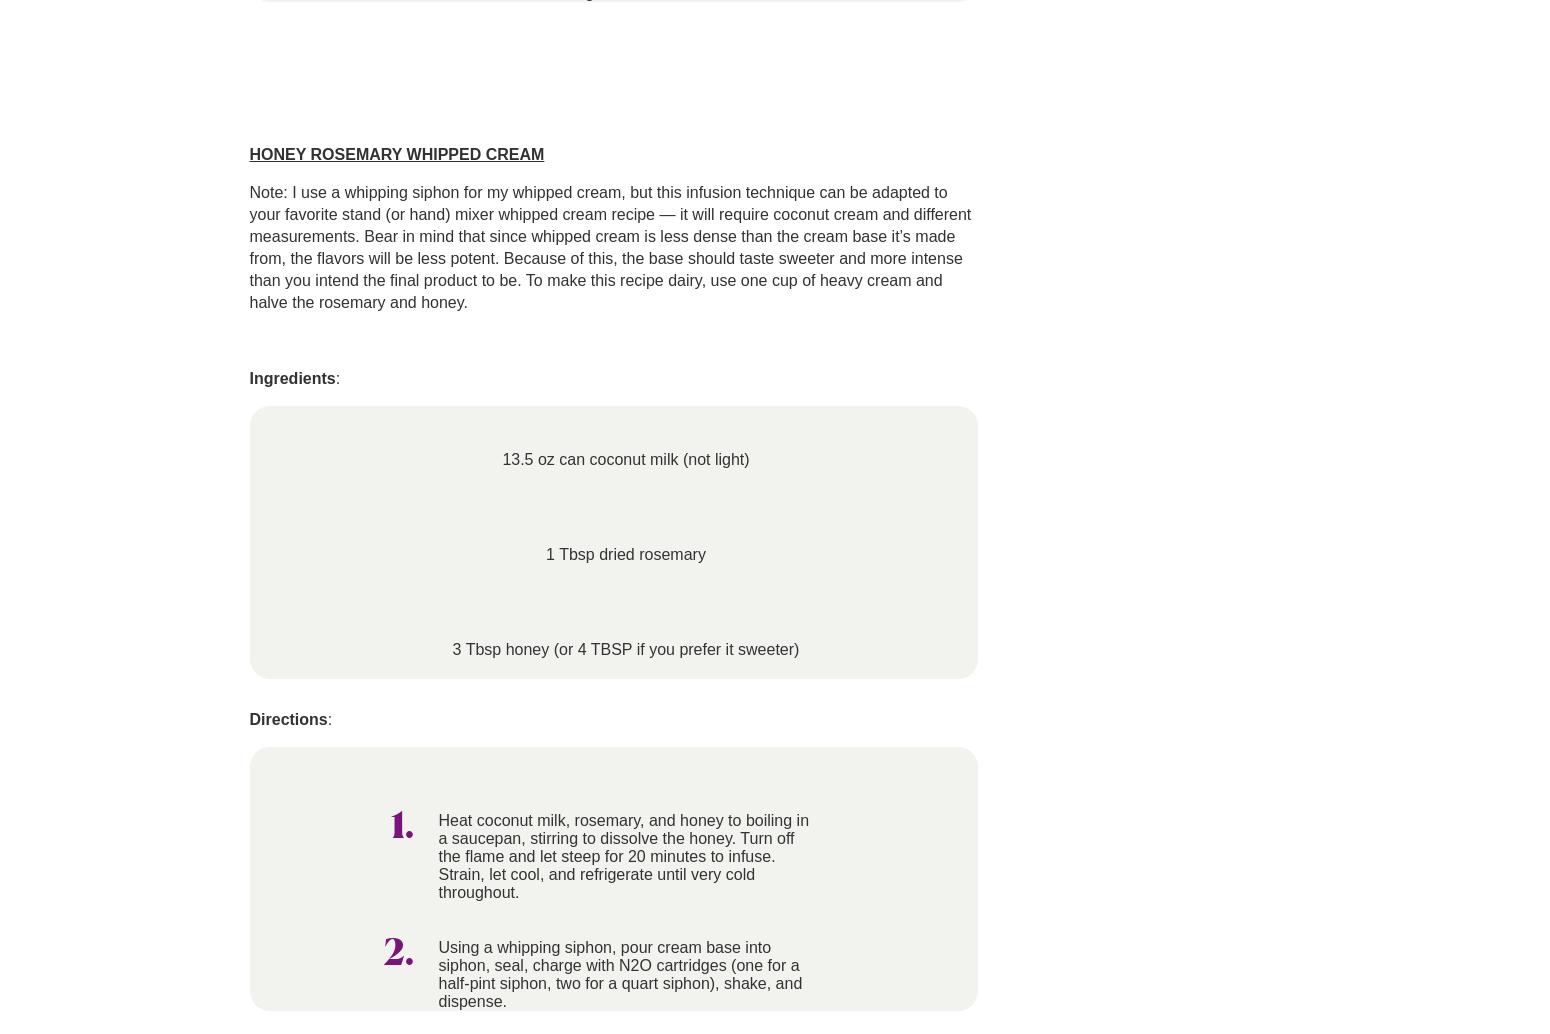 The width and height of the screenshot is (1550, 1034). Describe the element at coordinates (287, 719) in the screenshot. I see `'Directions'` at that location.